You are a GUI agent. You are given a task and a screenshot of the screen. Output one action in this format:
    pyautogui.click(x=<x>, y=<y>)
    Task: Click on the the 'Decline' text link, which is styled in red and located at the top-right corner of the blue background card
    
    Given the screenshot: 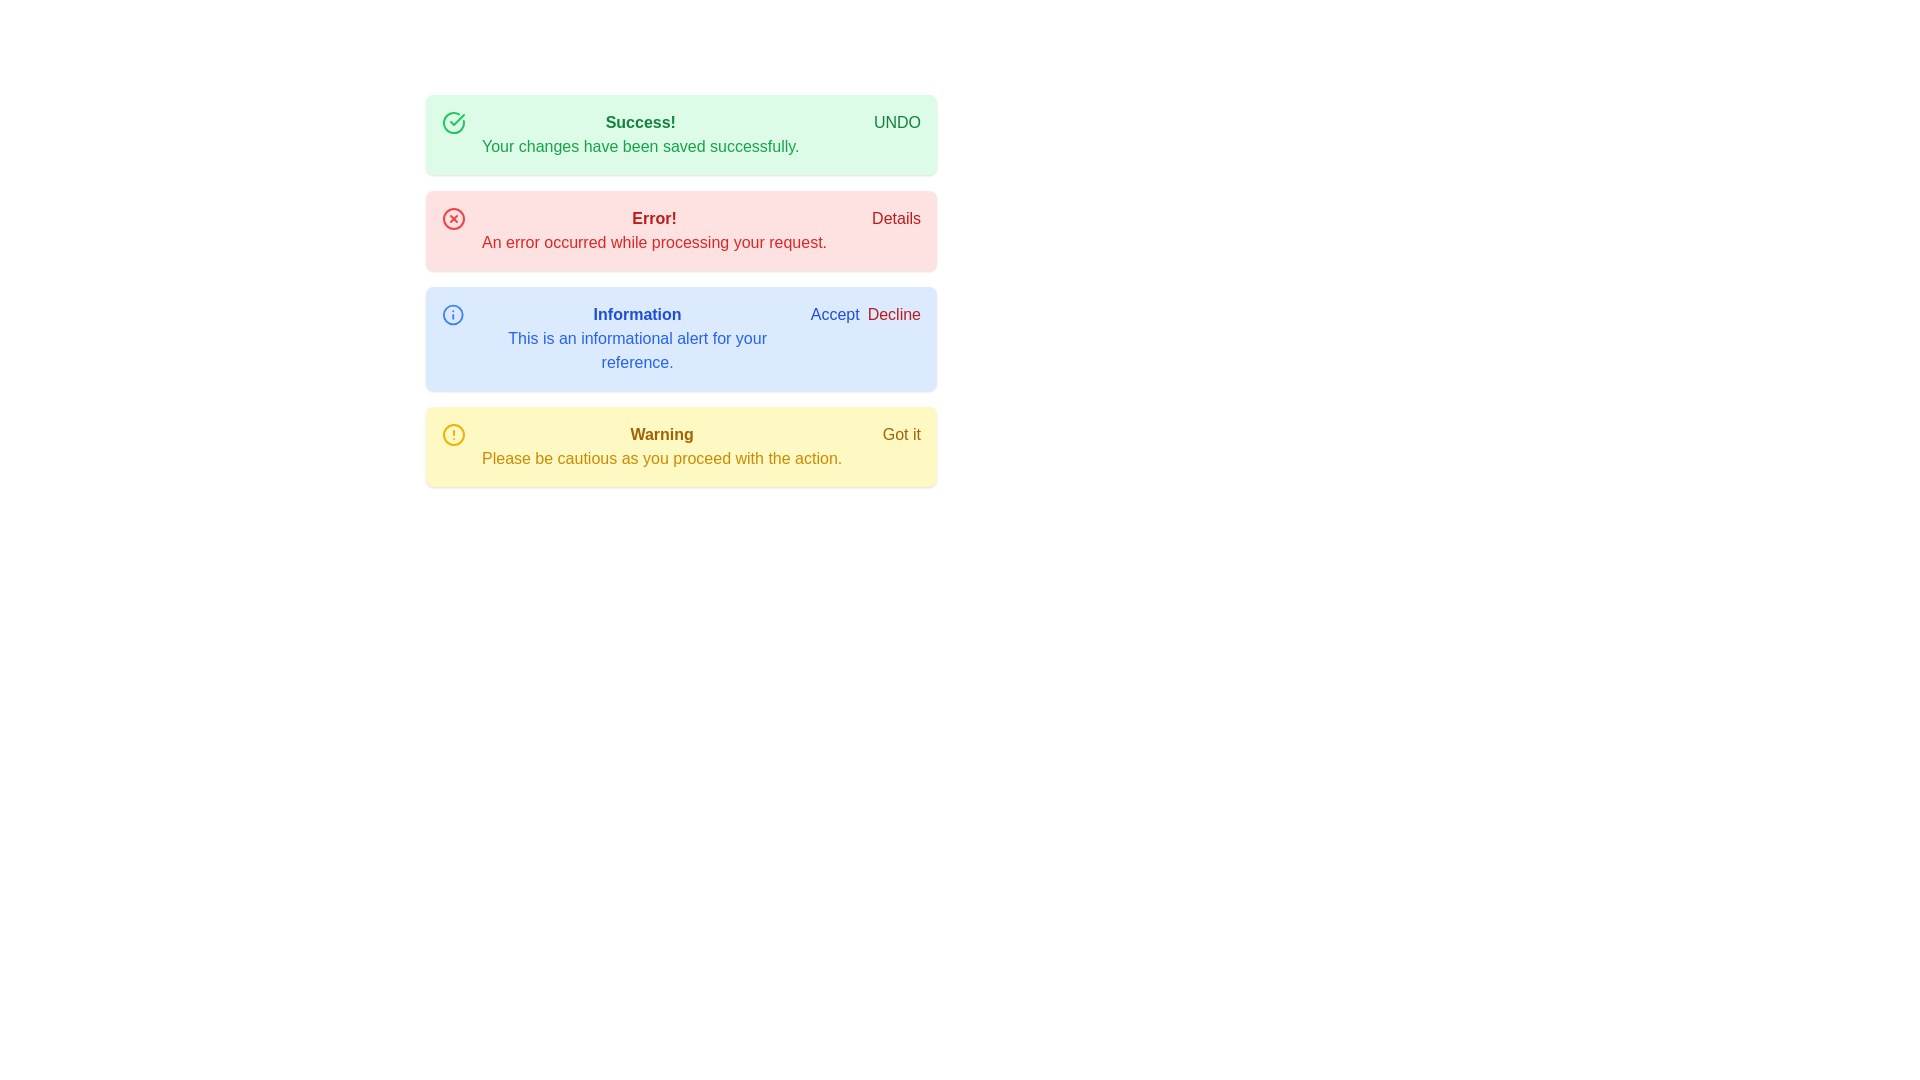 What is the action you would take?
    pyautogui.click(x=865, y=315)
    